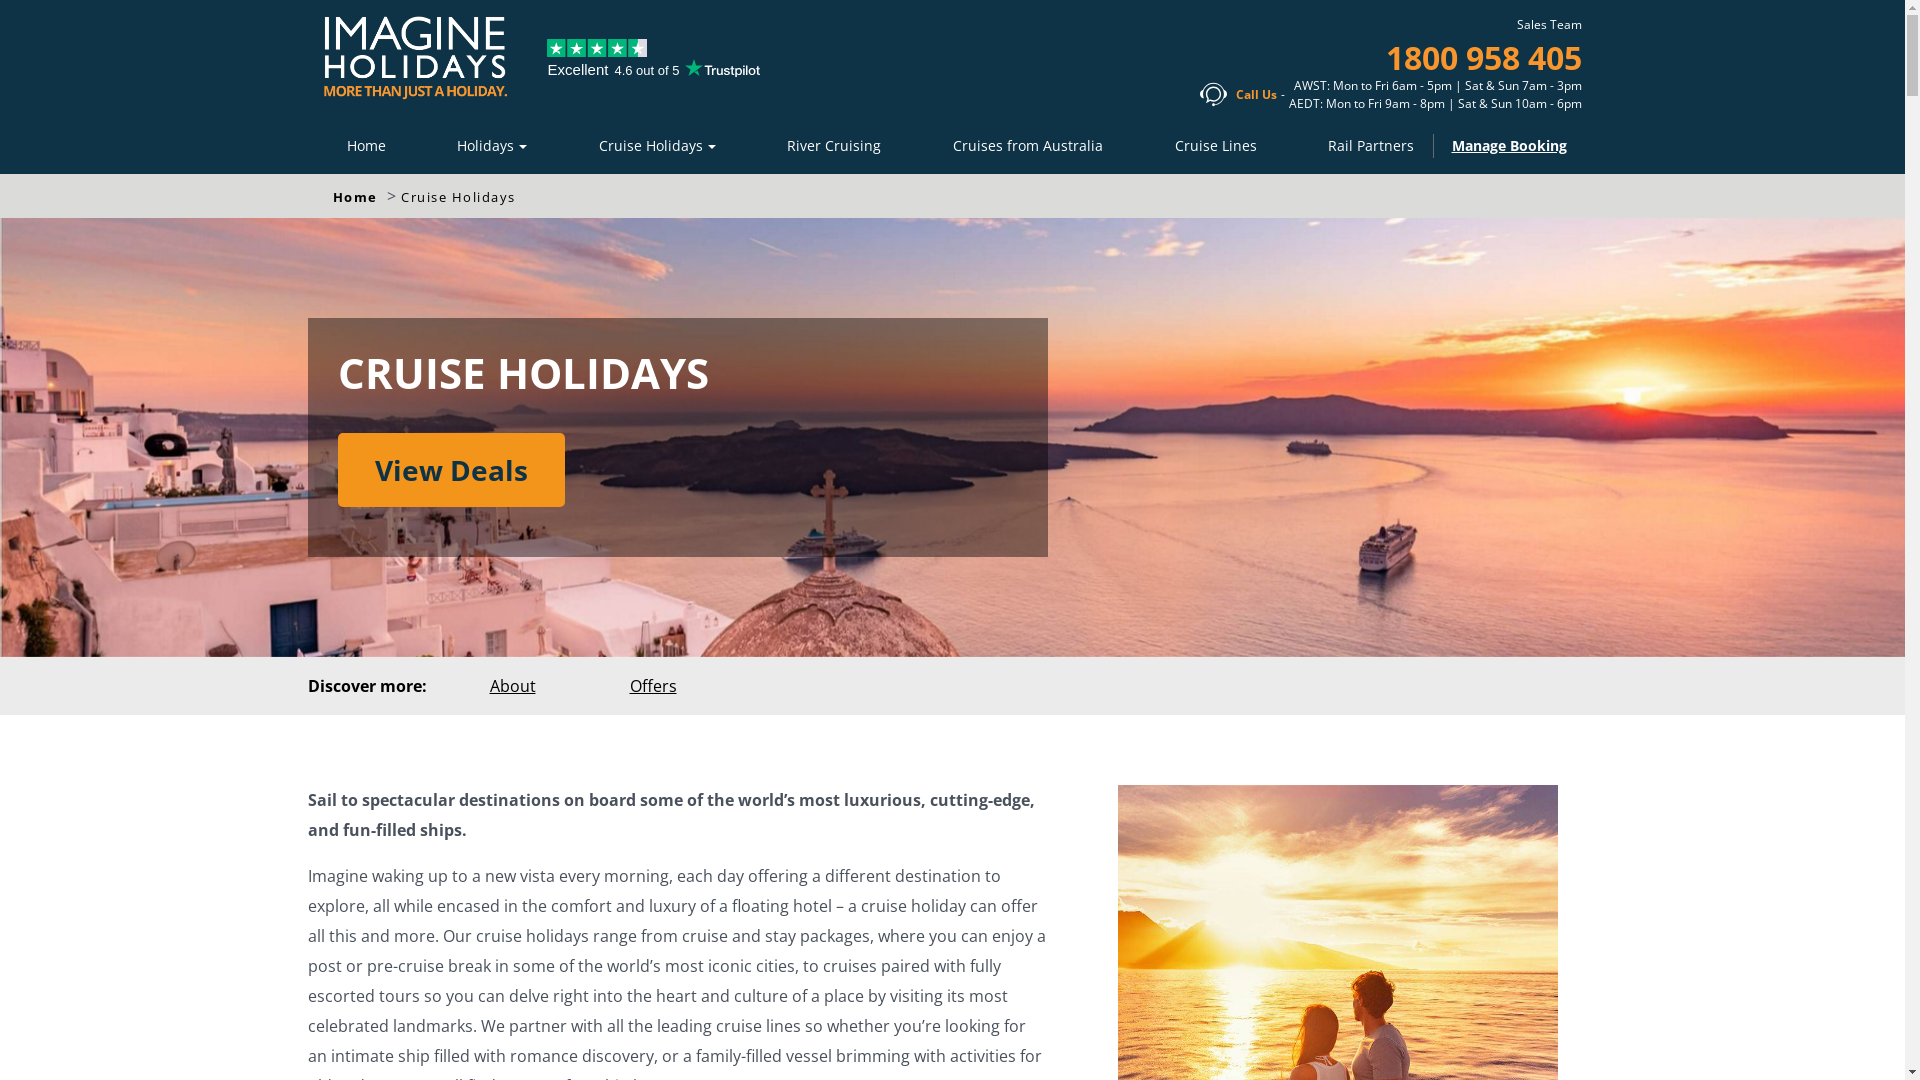  What do you see at coordinates (1027, 144) in the screenshot?
I see `'Cruises from Australia'` at bounding box center [1027, 144].